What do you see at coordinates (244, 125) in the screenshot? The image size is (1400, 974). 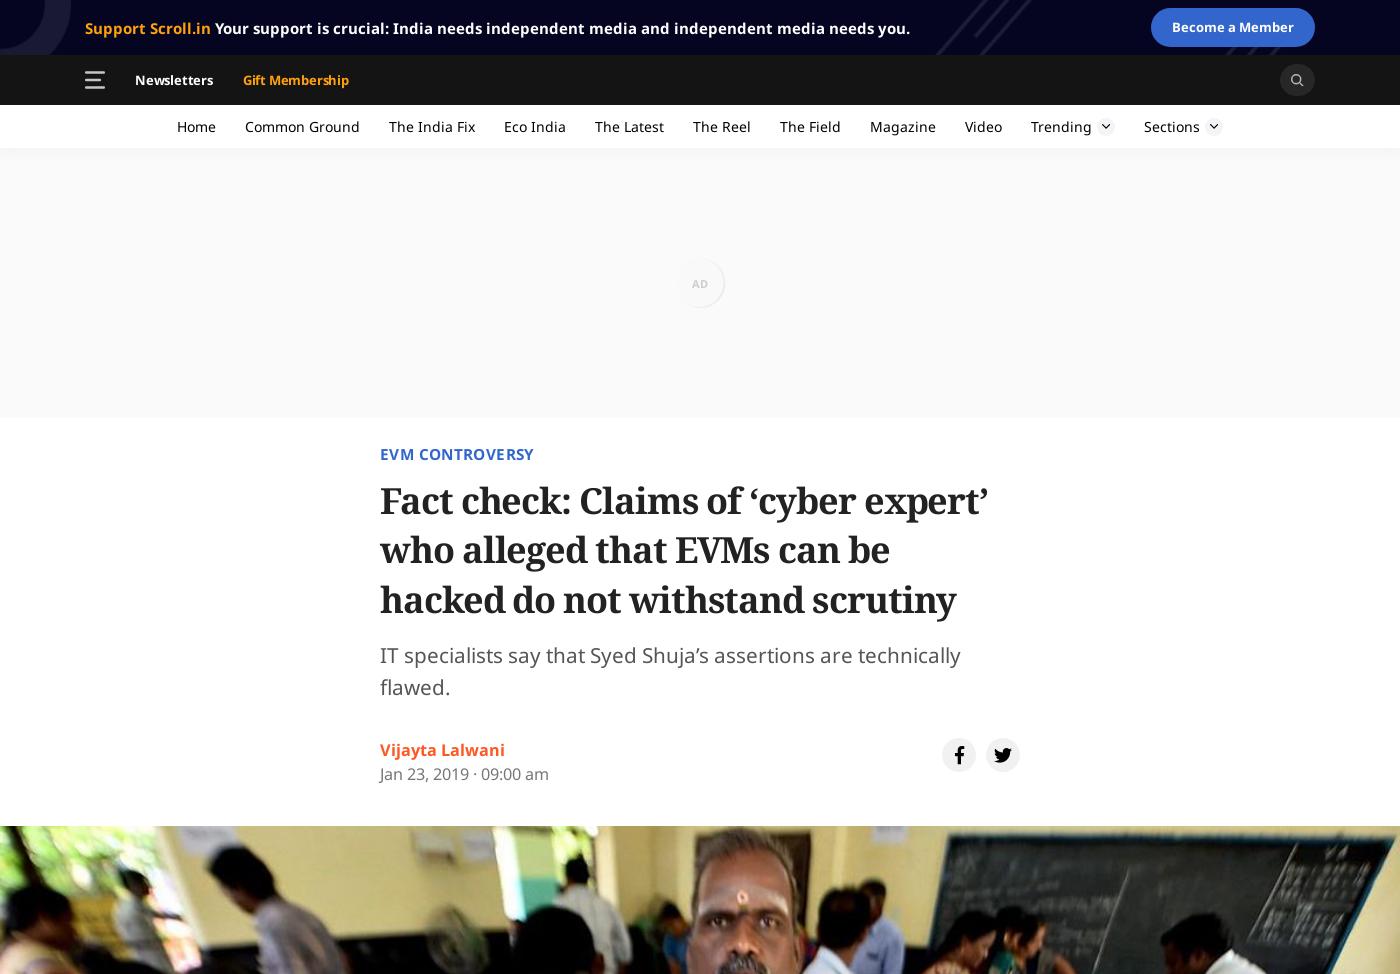 I see `'Common Ground'` at bounding box center [244, 125].